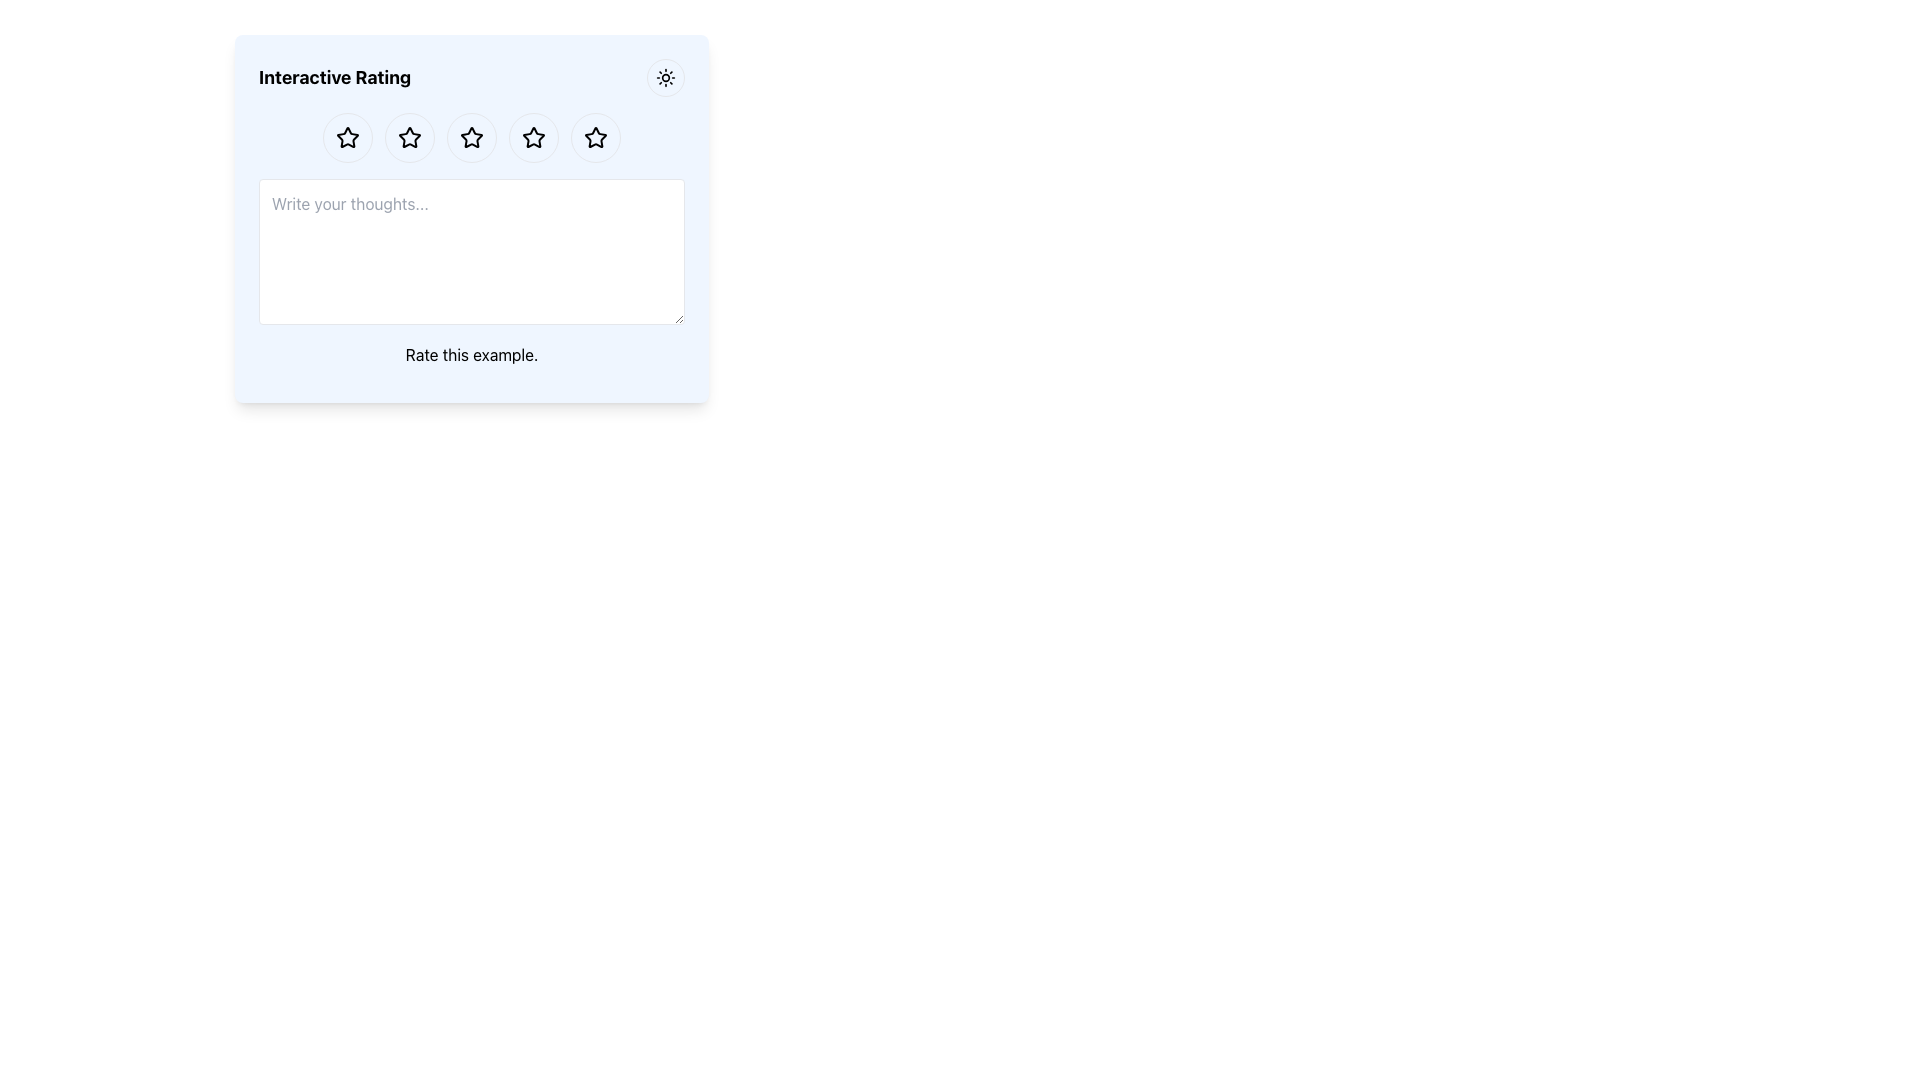 The height and width of the screenshot is (1080, 1920). I want to click on the sixth star in the interactive rating system, so click(594, 137).